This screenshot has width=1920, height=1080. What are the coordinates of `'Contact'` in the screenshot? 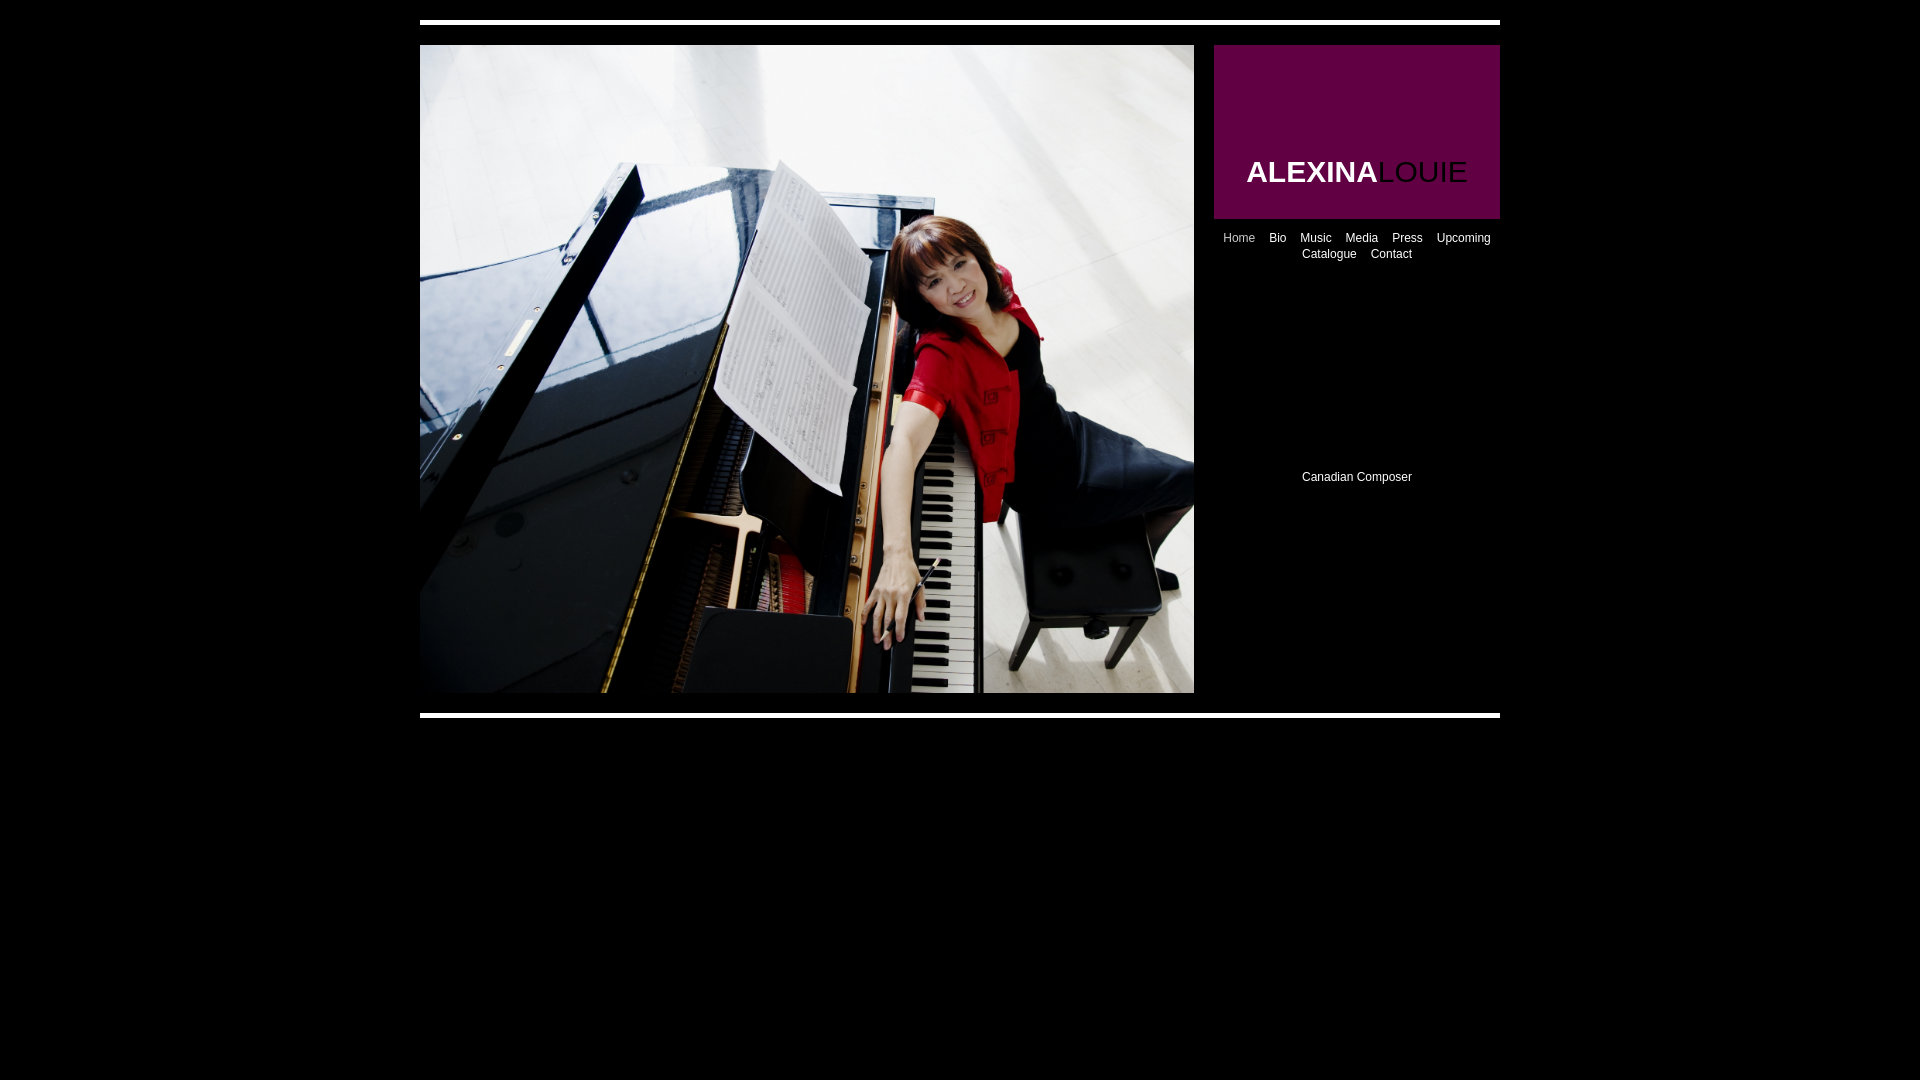 It's located at (1390, 253).